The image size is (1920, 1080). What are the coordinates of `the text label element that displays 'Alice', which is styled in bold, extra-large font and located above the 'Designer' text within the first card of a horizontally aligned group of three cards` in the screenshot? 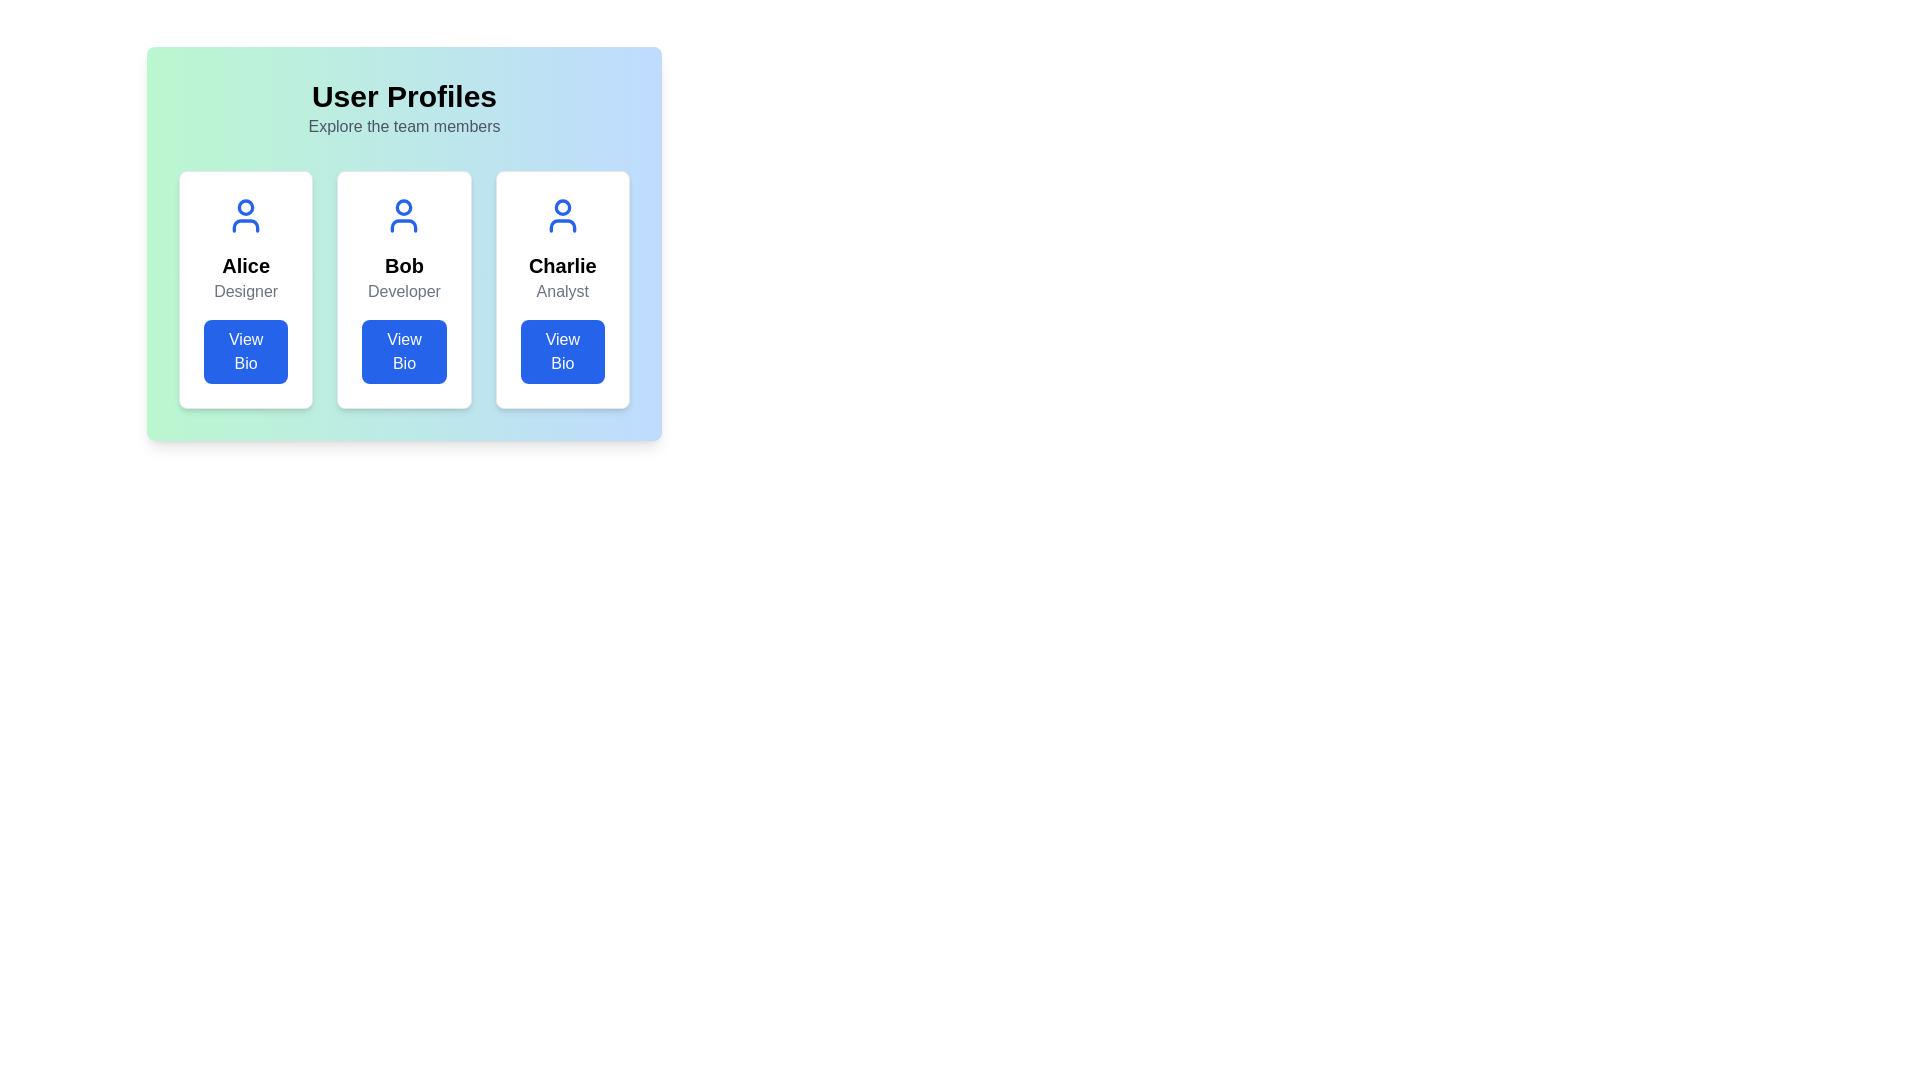 It's located at (245, 265).